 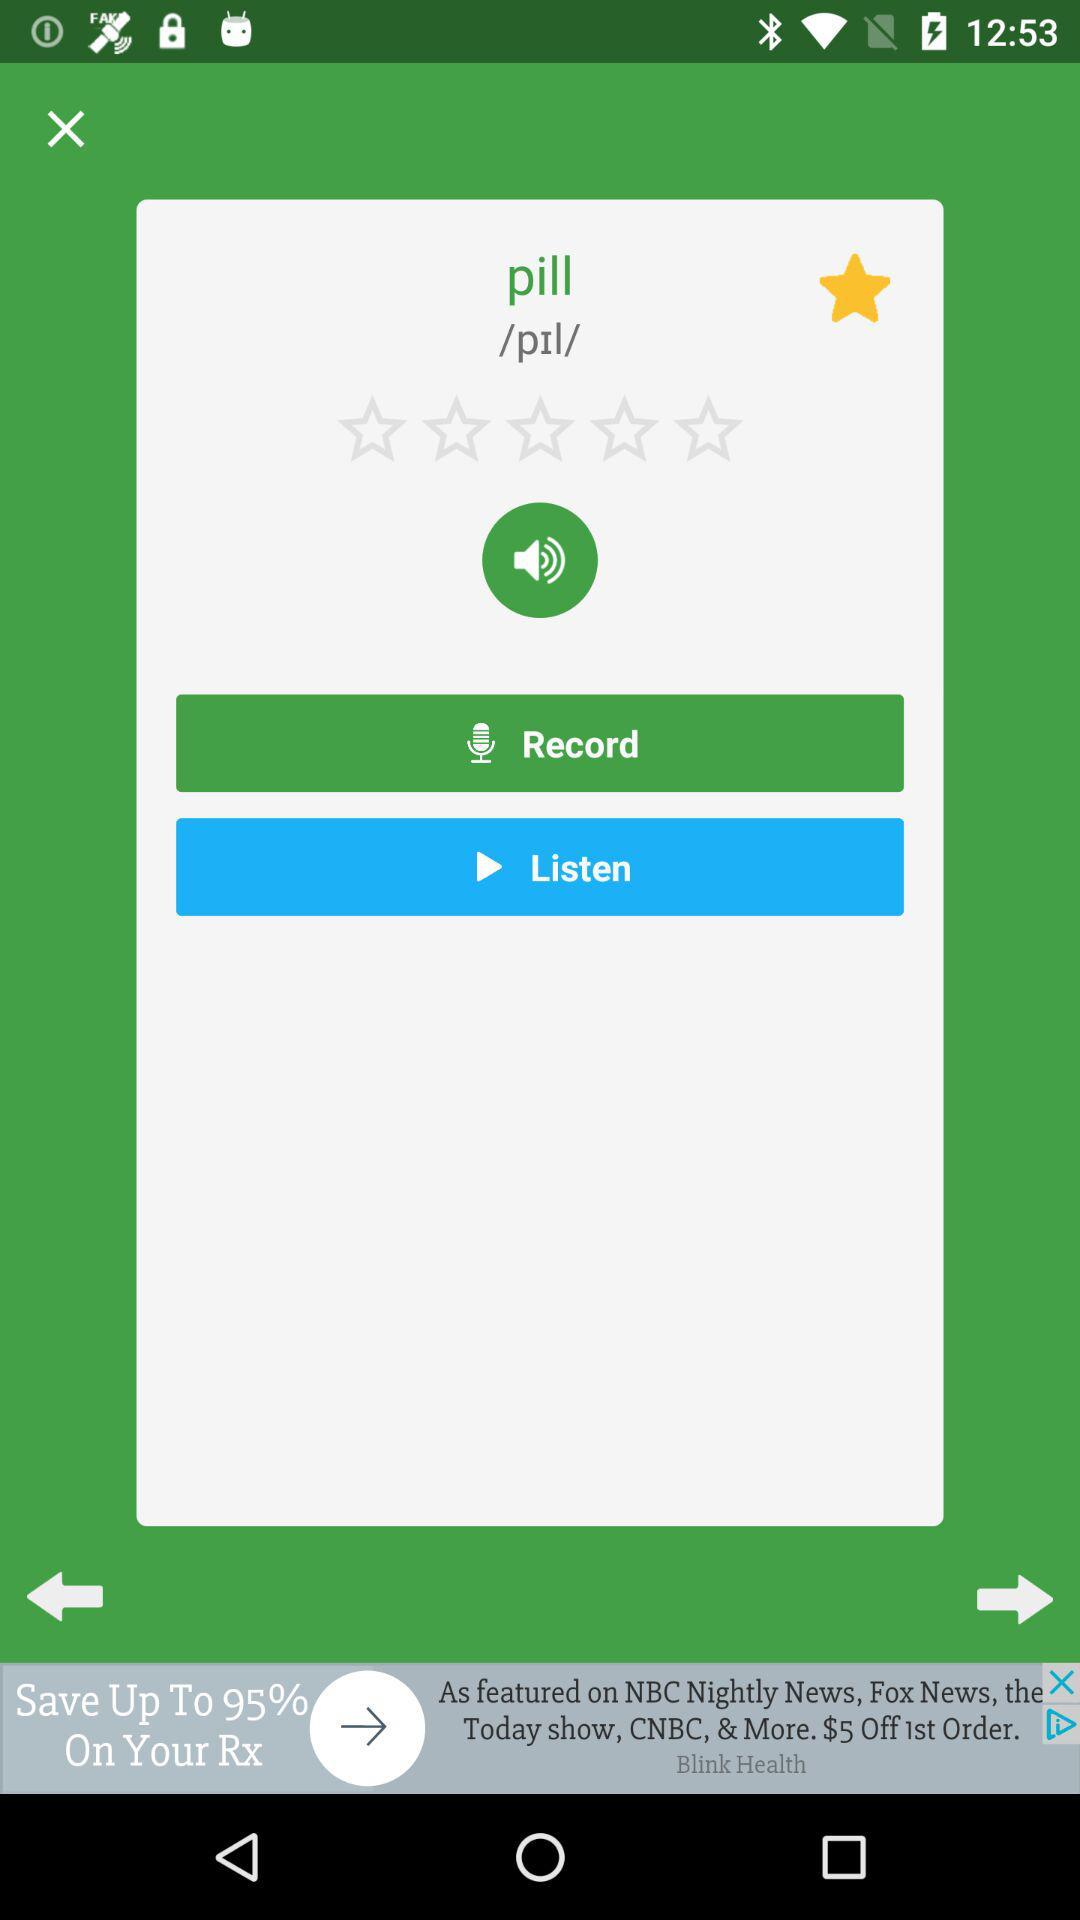 What do you see at coordinates (540, 1727) in the screenshot?
I see `back` at bounding box center [540, 1727].